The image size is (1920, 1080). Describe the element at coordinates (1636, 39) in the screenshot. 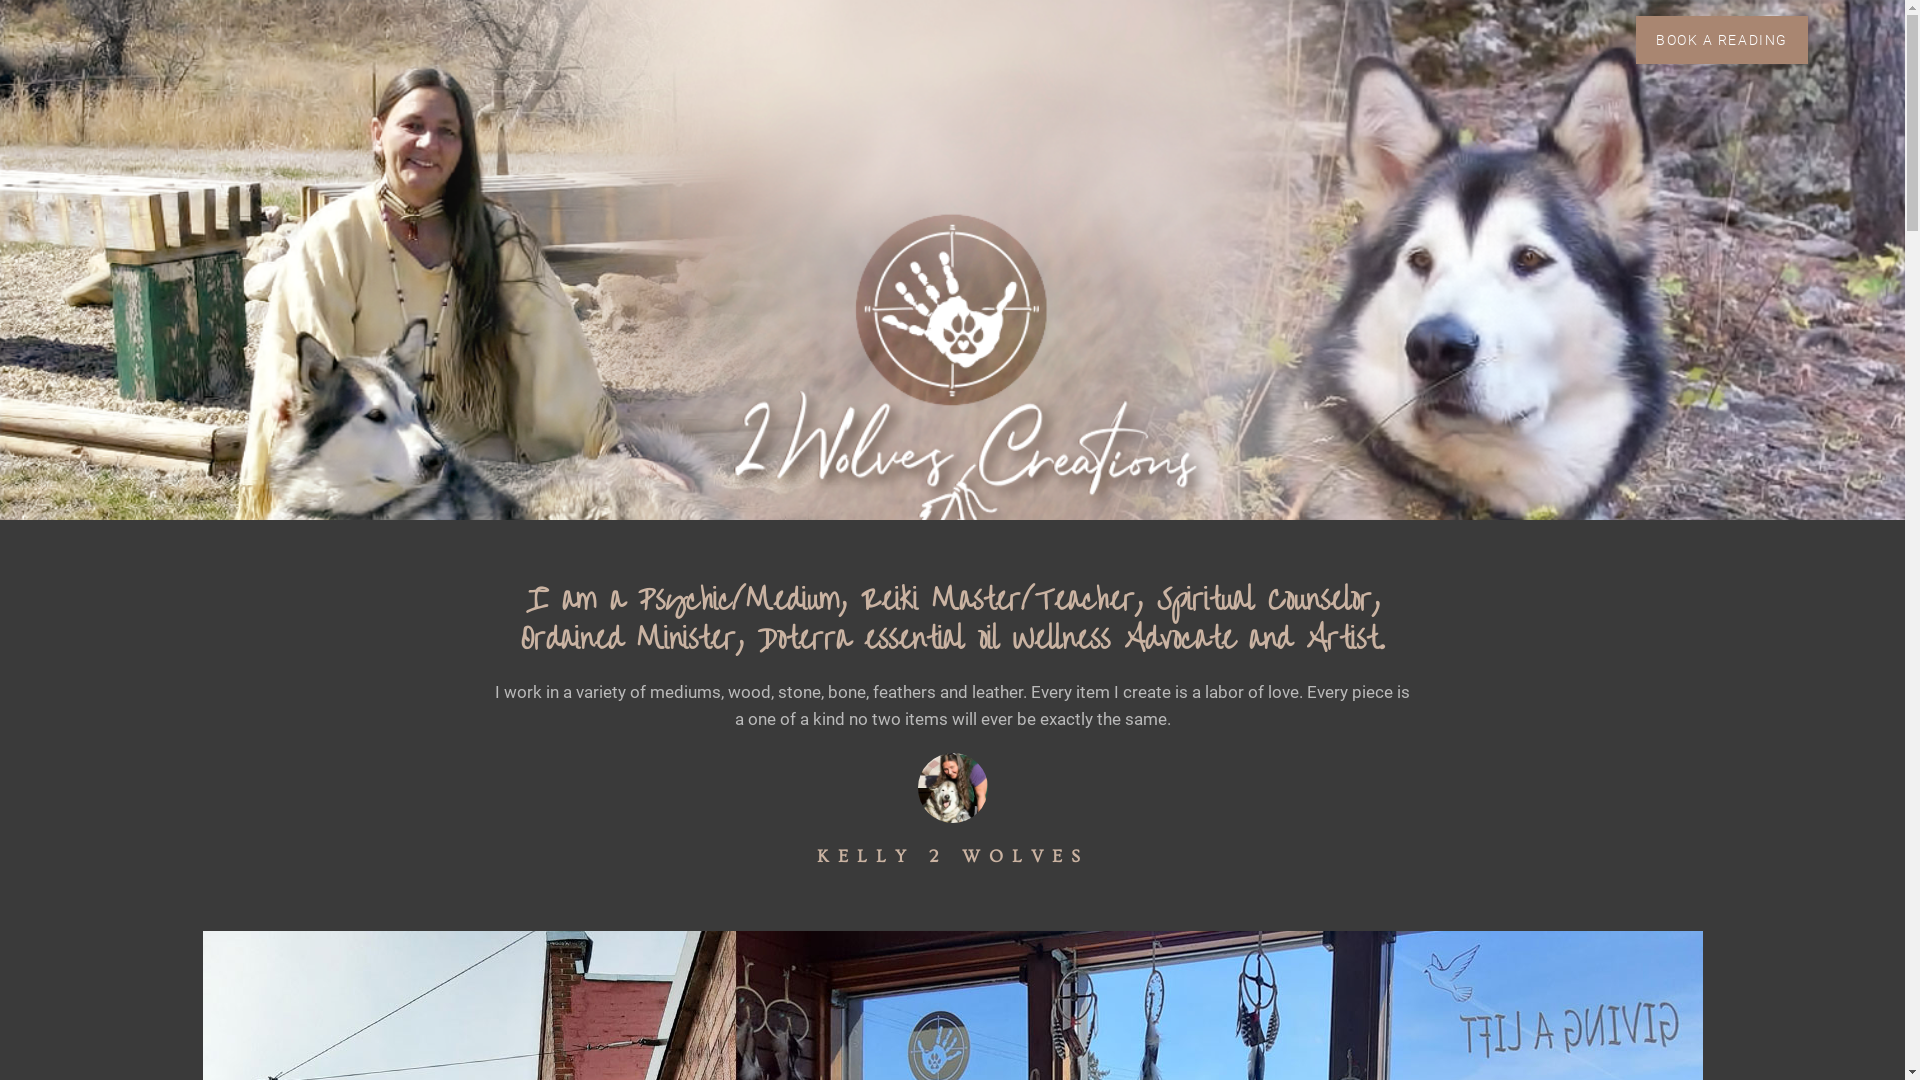

I see `'BOOK A READING'` at that location.